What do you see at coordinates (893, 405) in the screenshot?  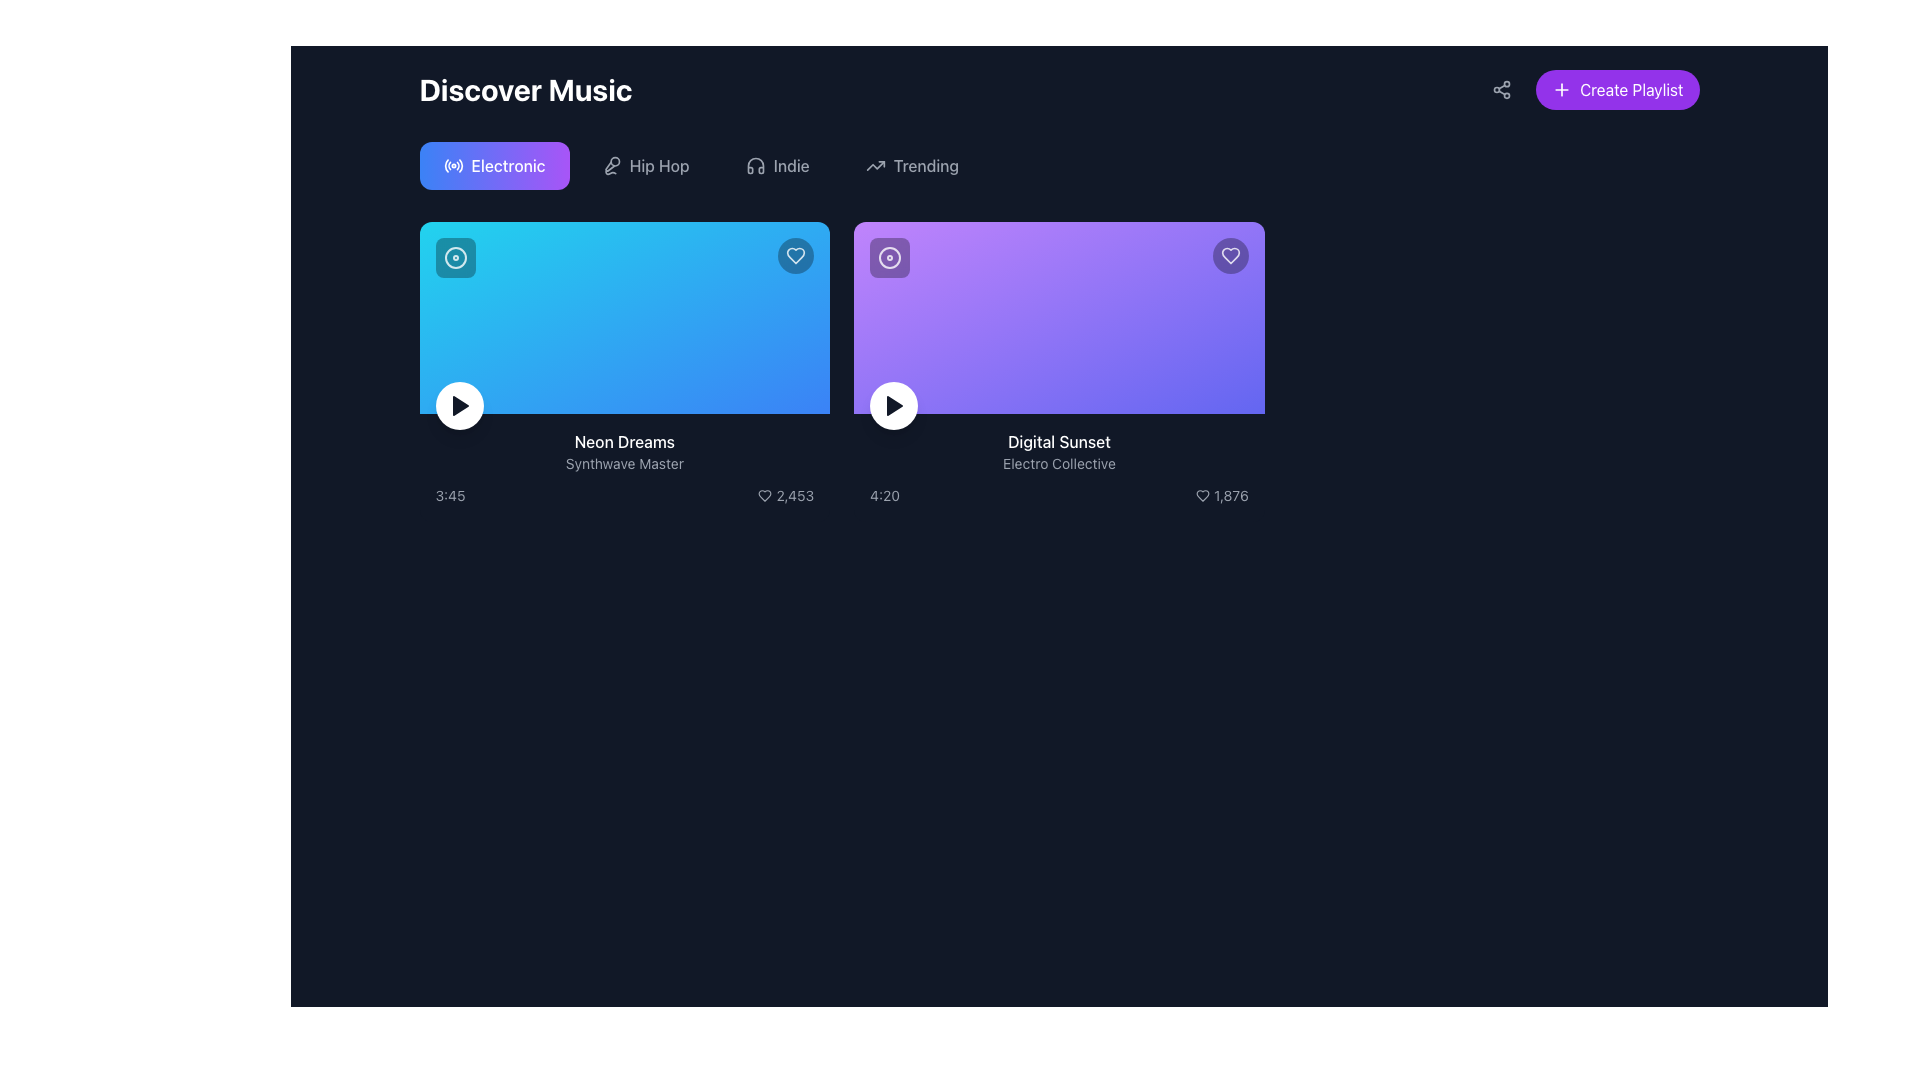 I see `the triangular play icon located centrally within the circular white button at the lower-left corner of the purple card titled 'Digital Sunset'` at bounding box center [893, 405].